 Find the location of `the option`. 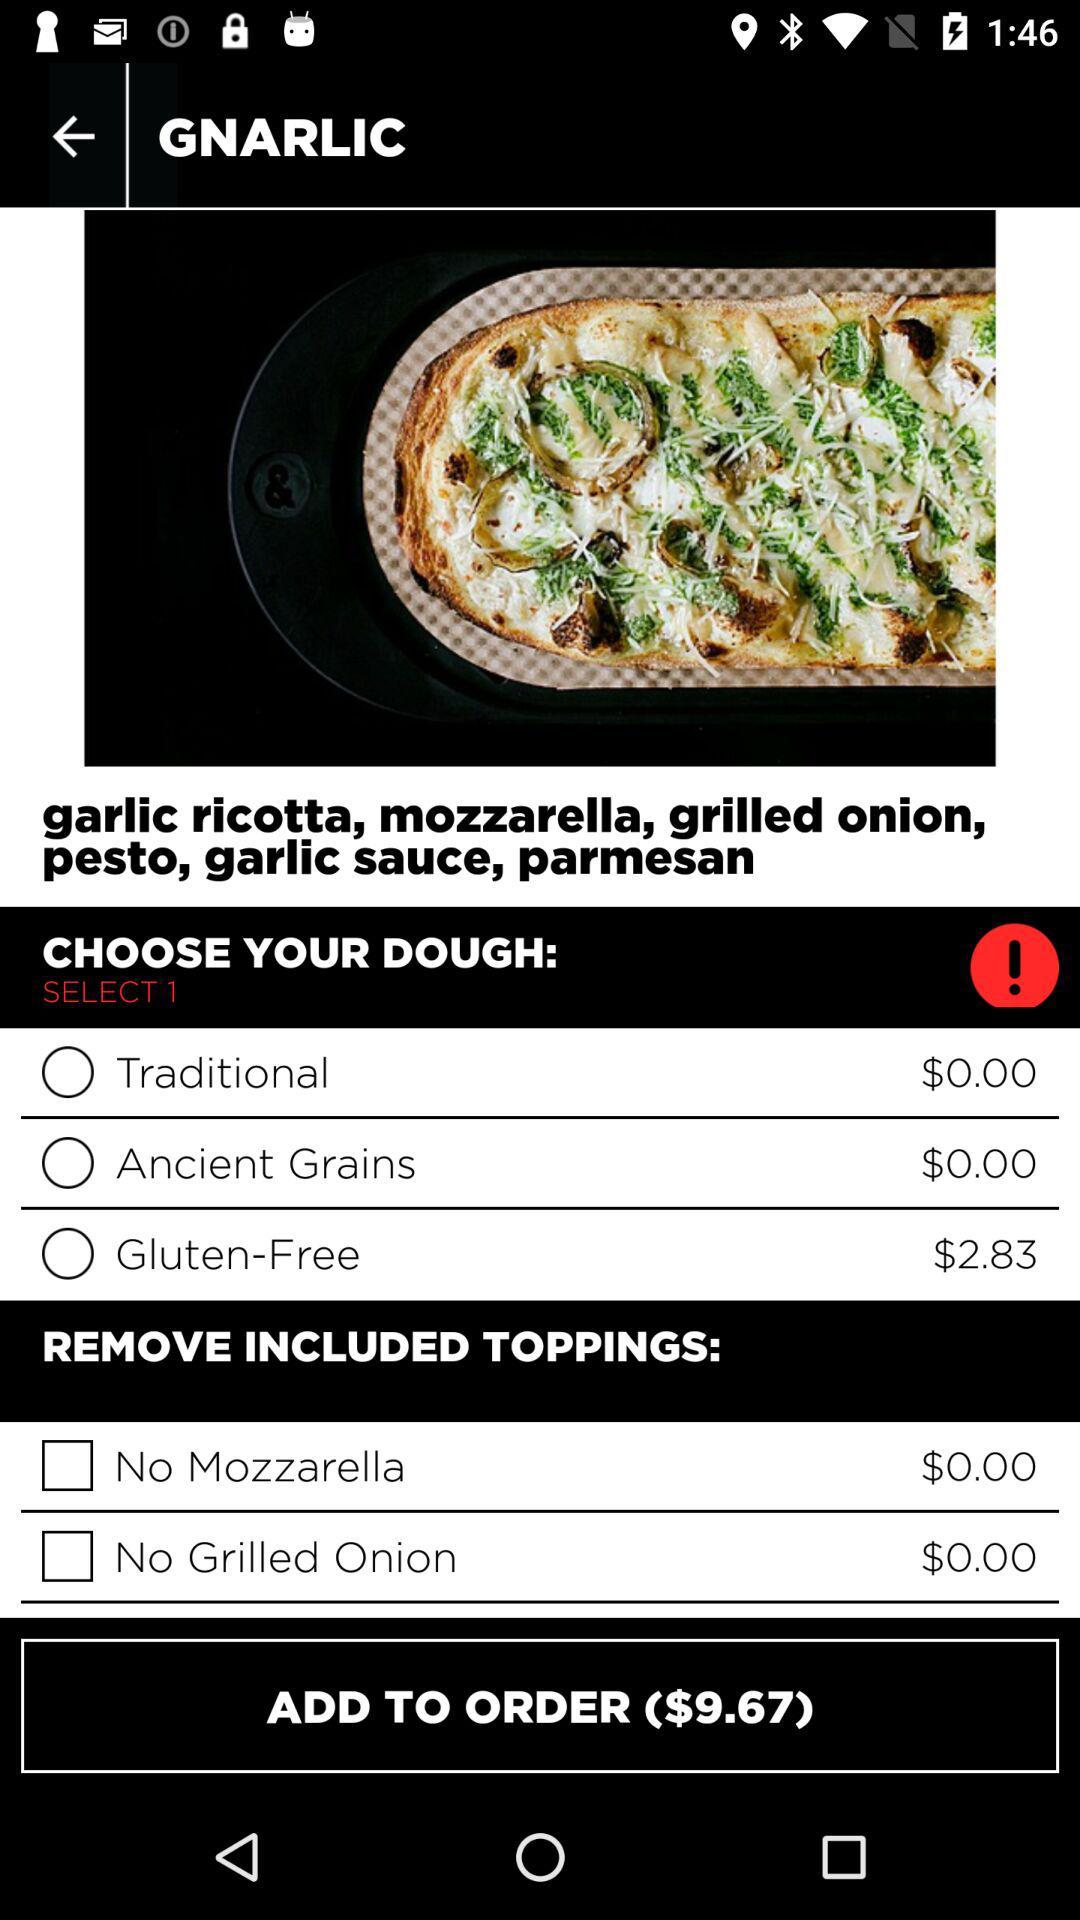

the option is located at coordinates (66, 1465).